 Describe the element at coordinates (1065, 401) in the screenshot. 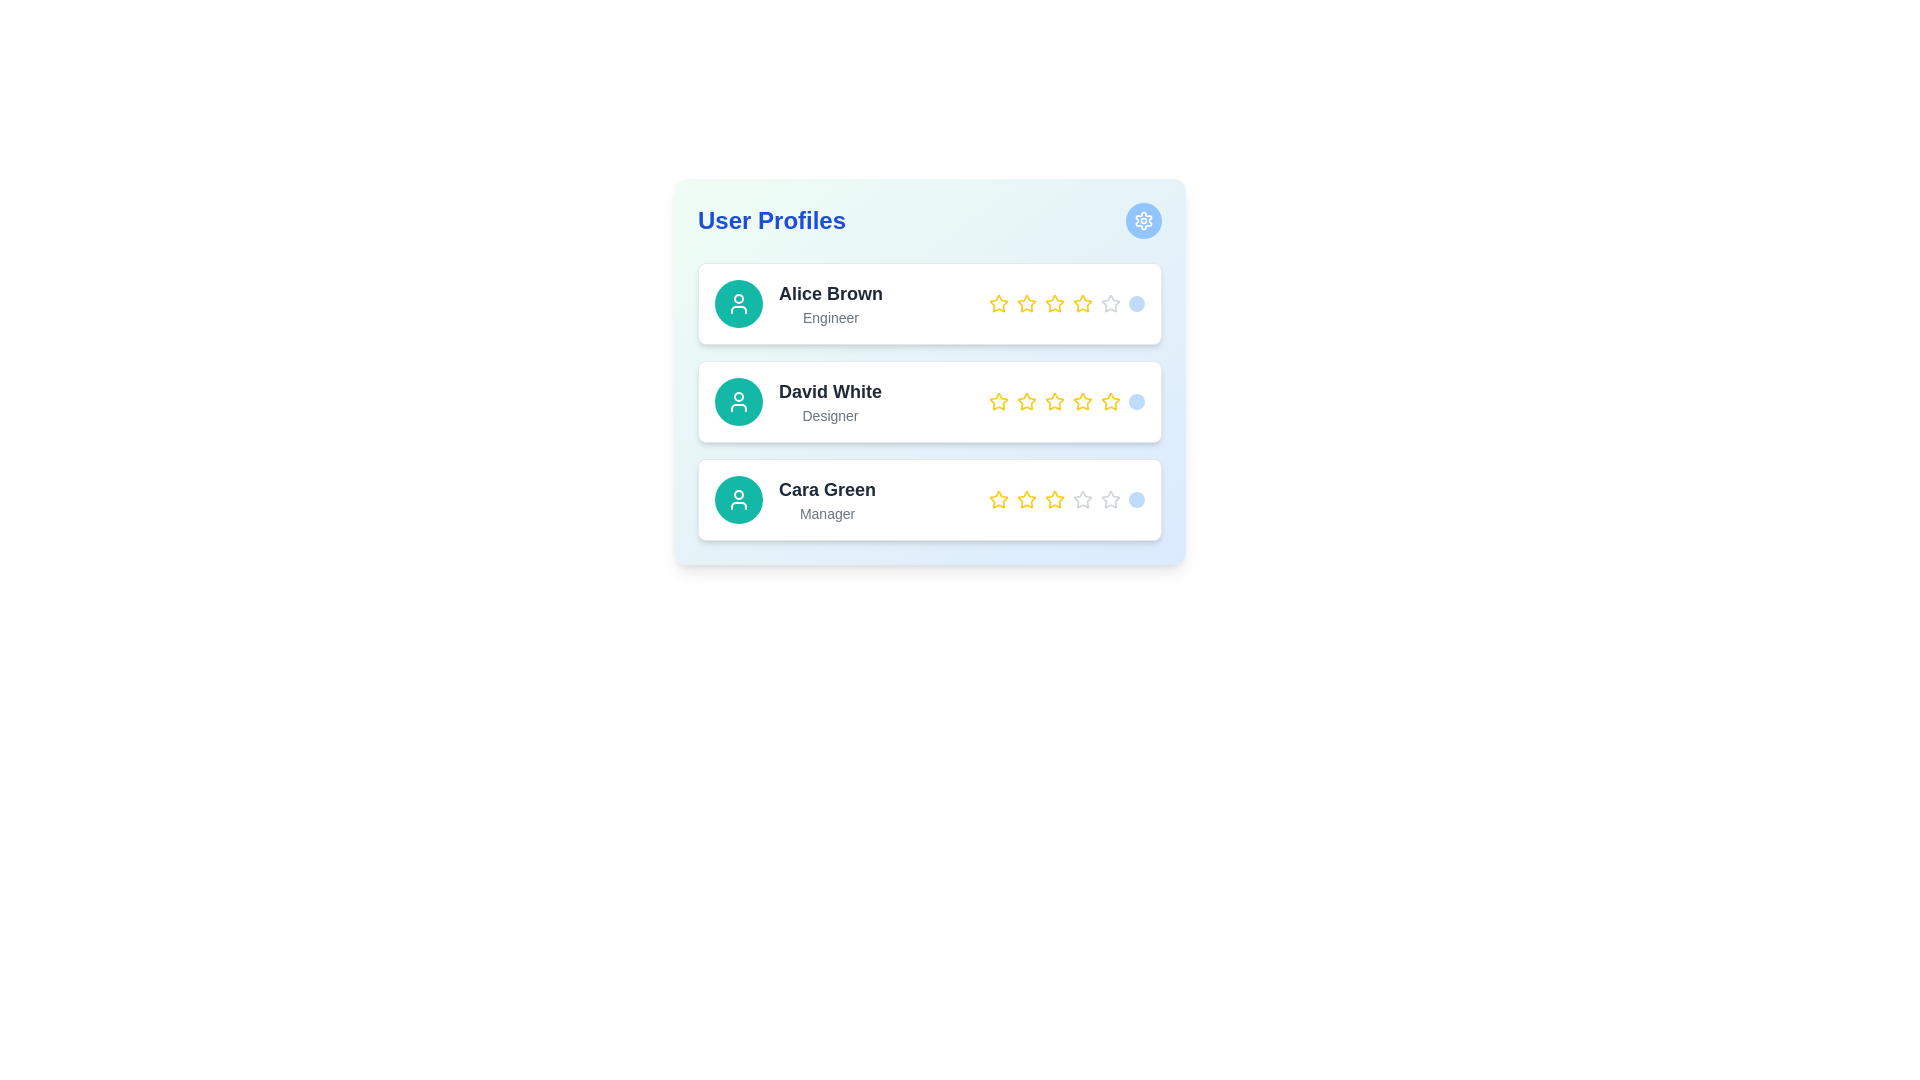

I see `the rating system indicator for 'David White' to rate a star` at that location.